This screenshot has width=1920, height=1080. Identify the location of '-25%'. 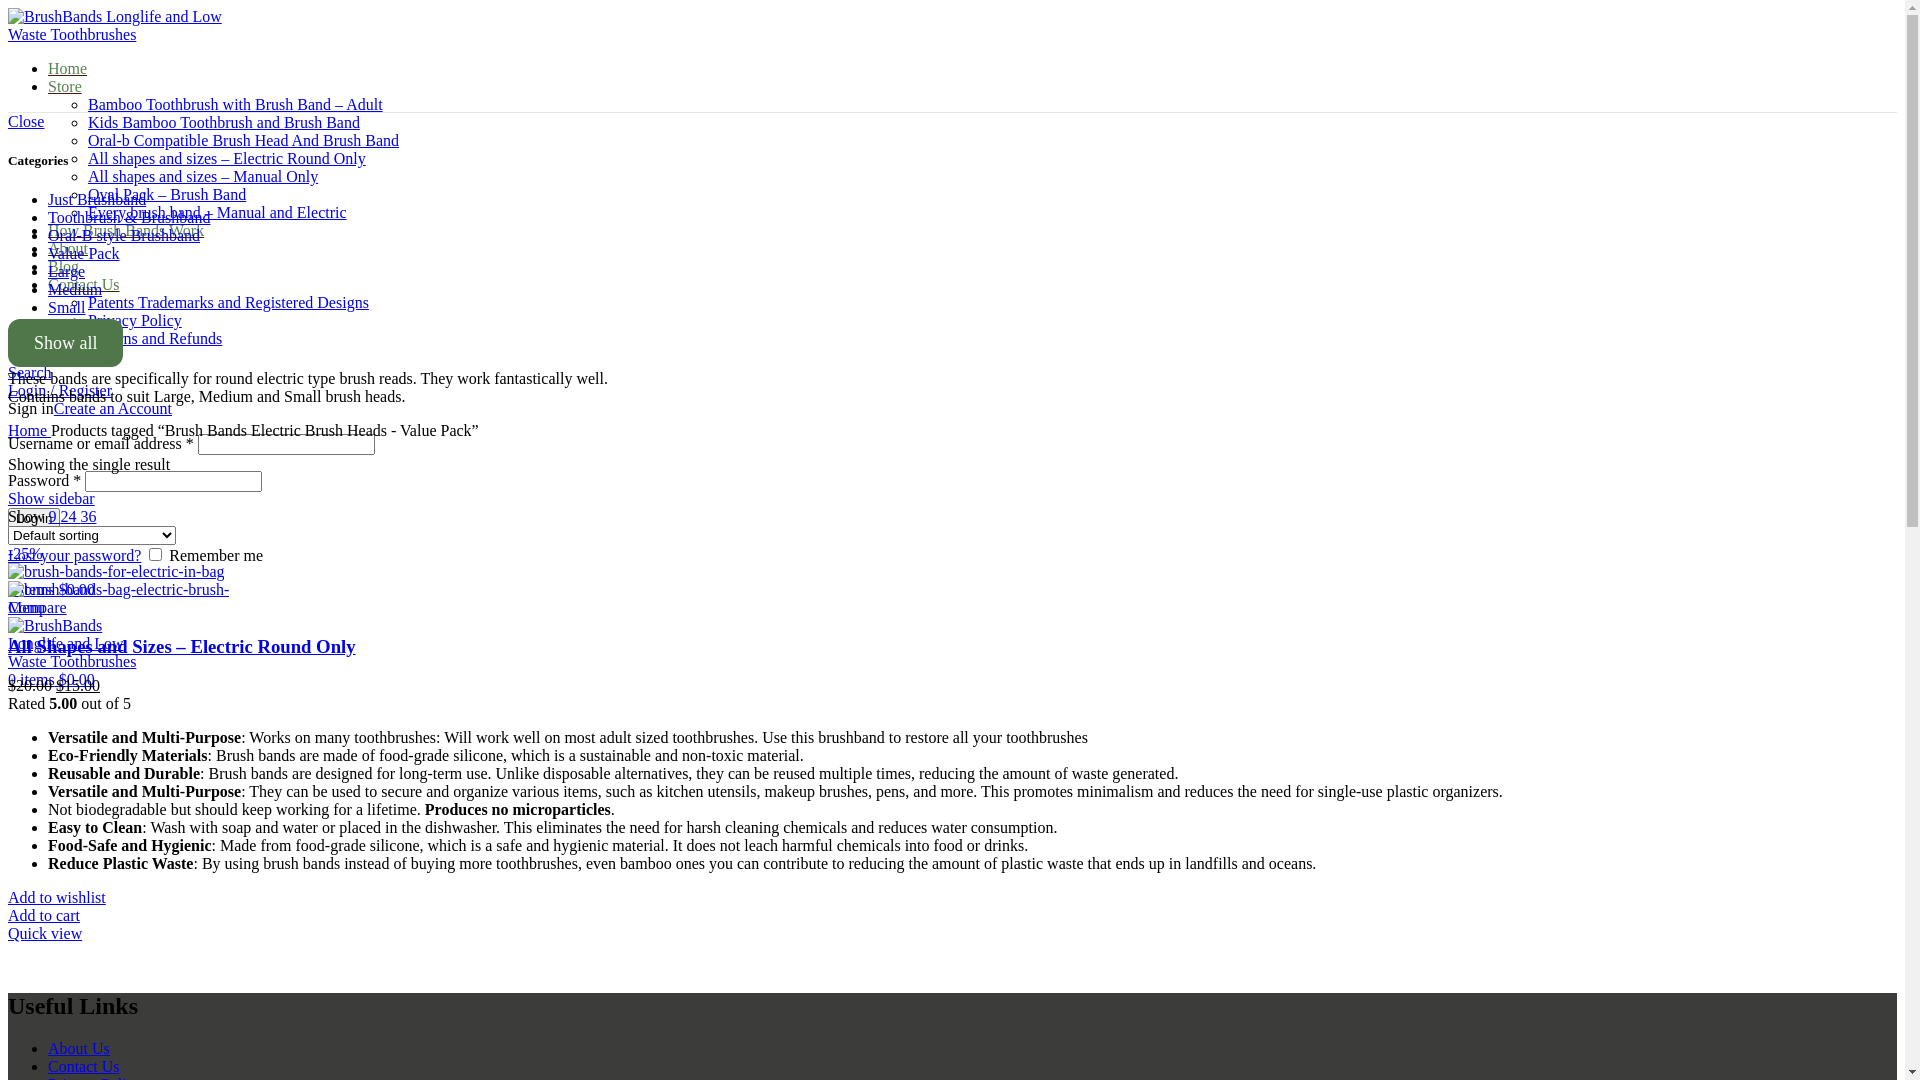
(8, 562).